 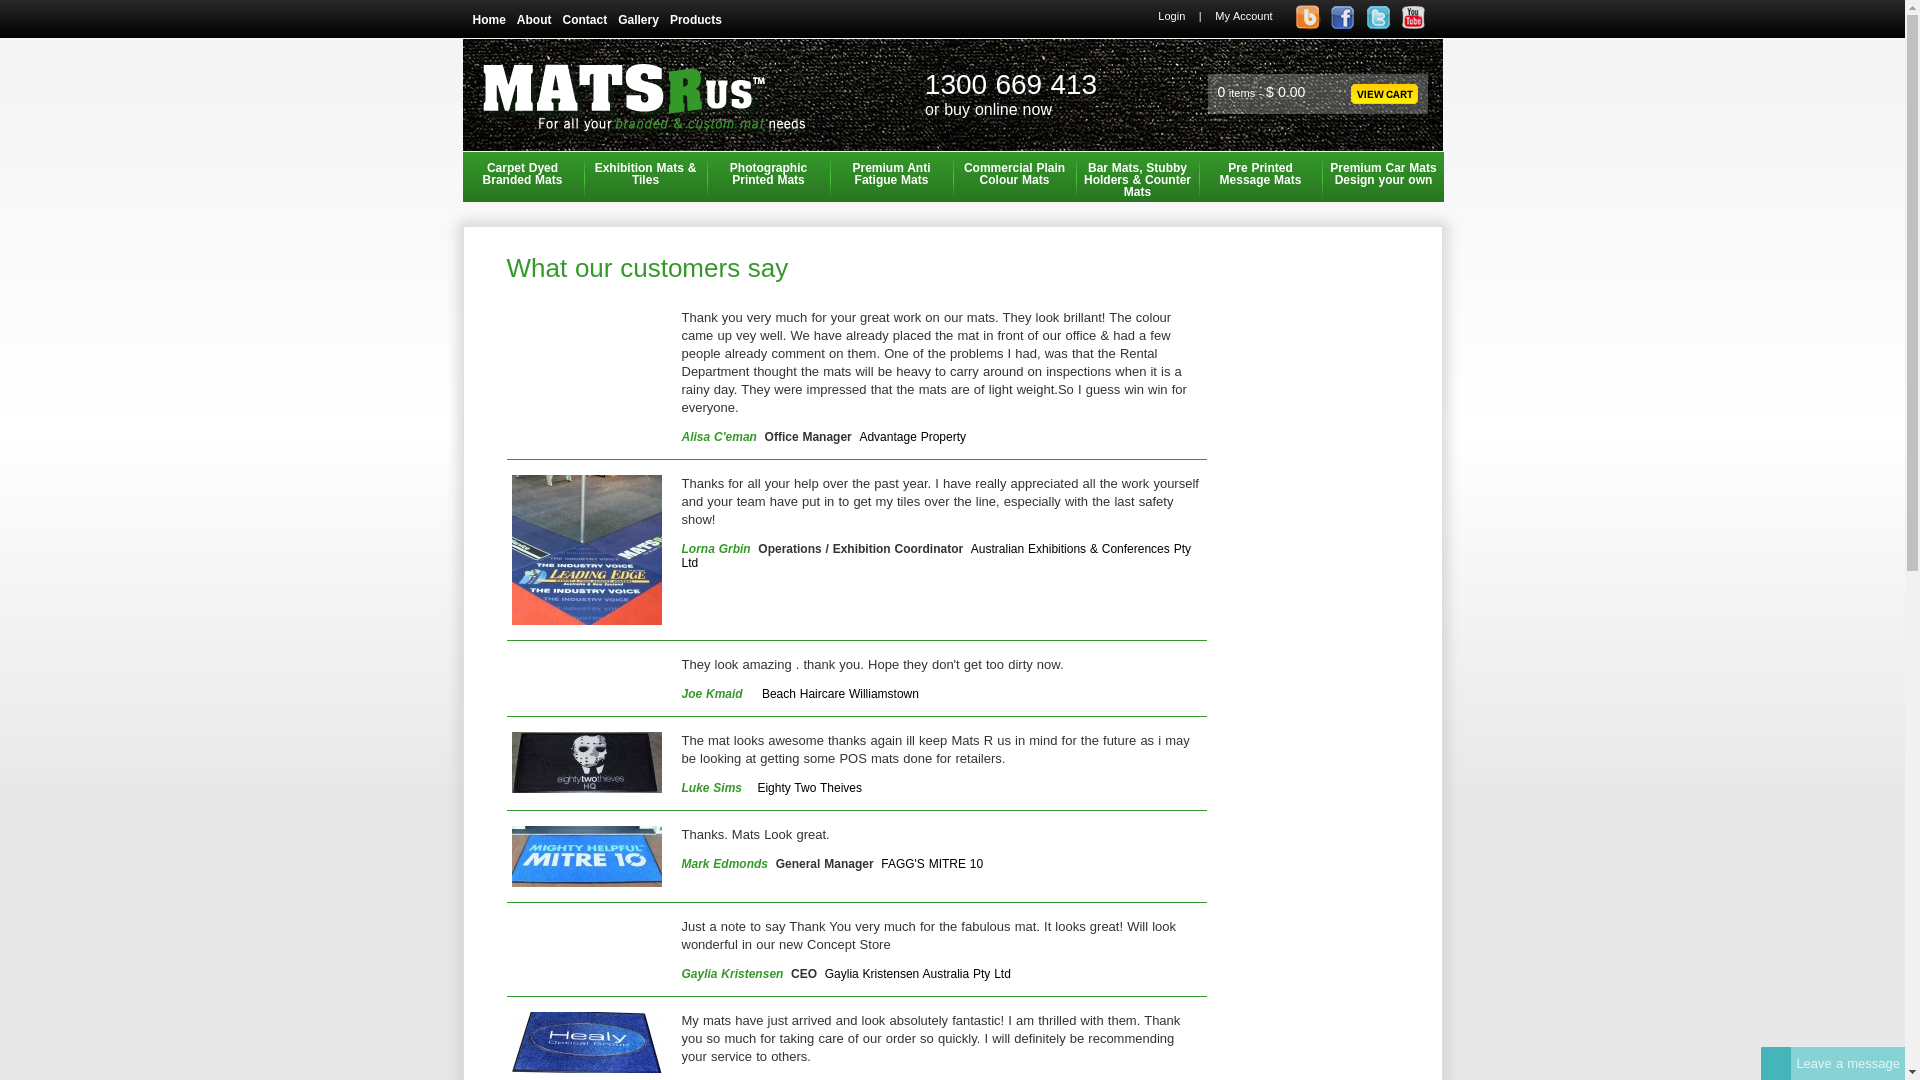 What do you see at coordinates (767, 176) in the screenshot?
I see `'Photographic Printed Mats'` at bounding box center [767, 176].